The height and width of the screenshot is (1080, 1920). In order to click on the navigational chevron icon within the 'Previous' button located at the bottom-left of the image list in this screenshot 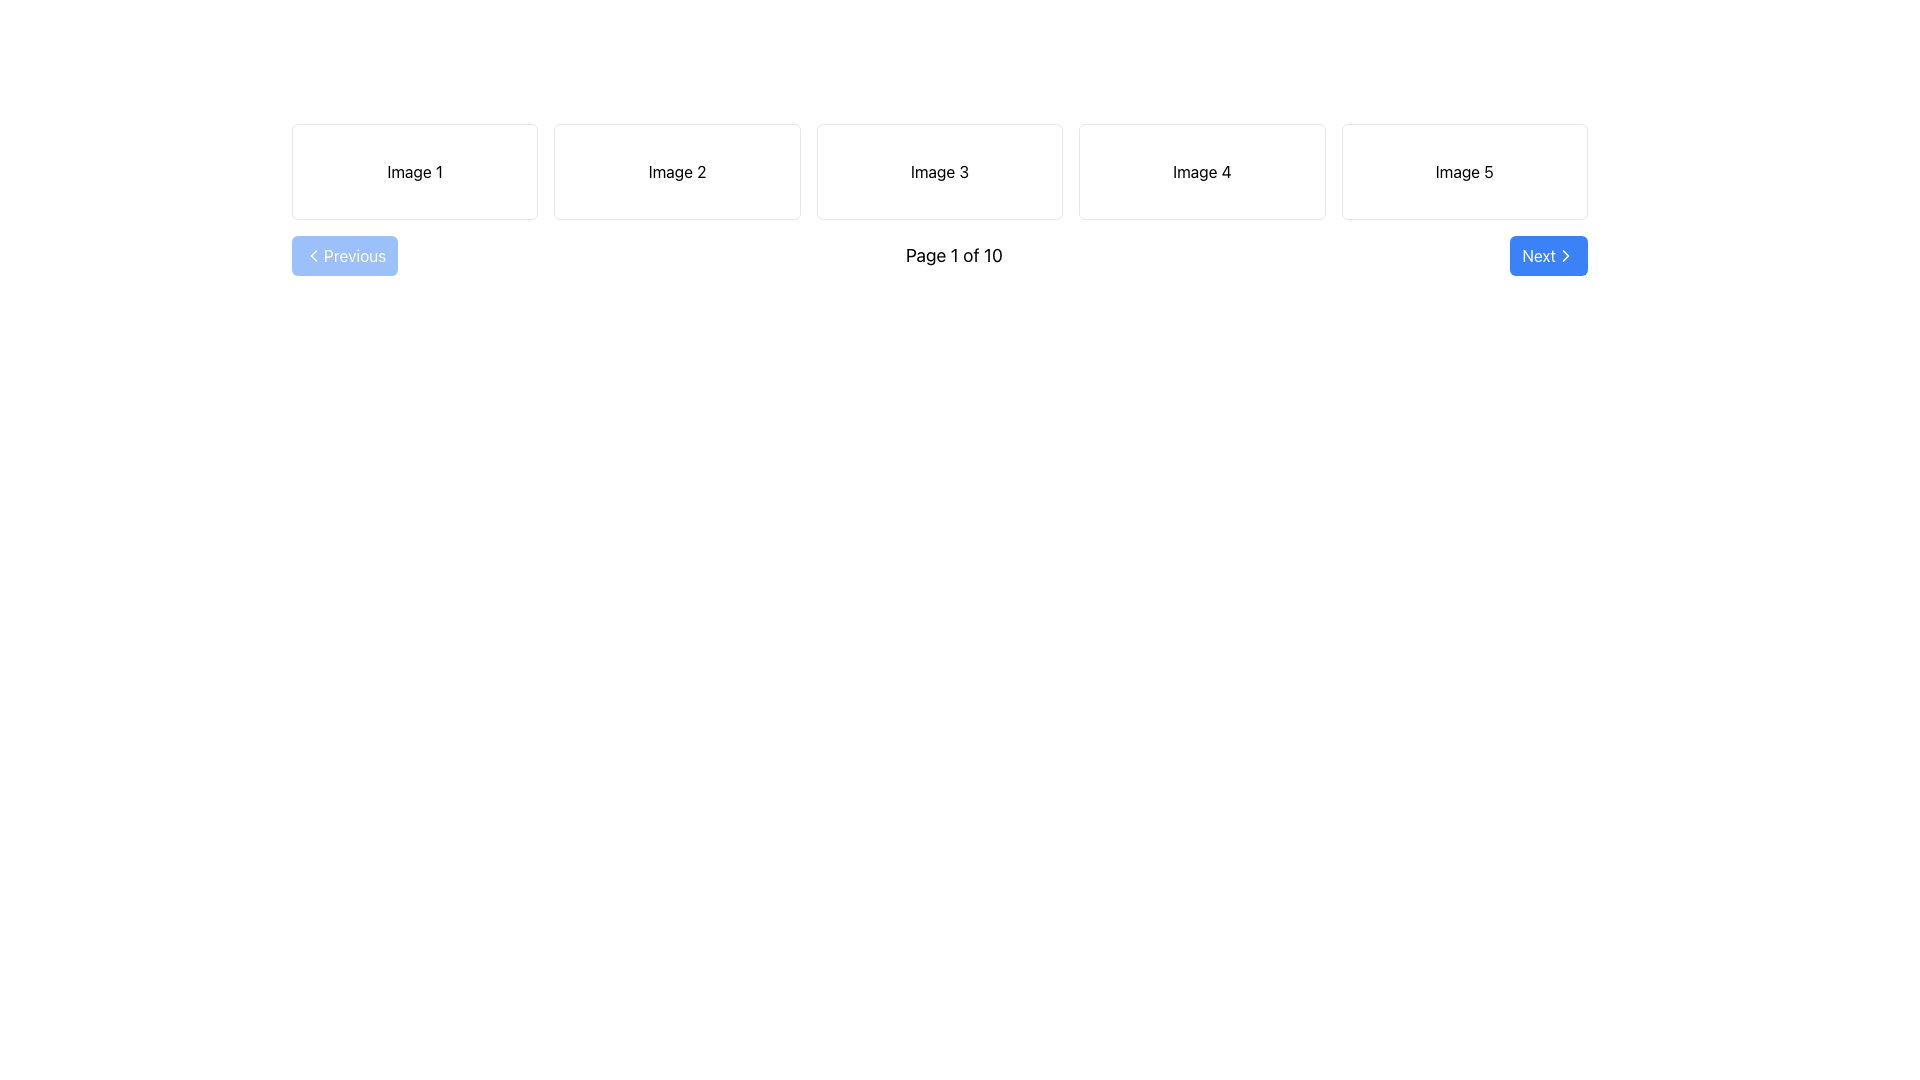, I will do `click(312, 254)`.